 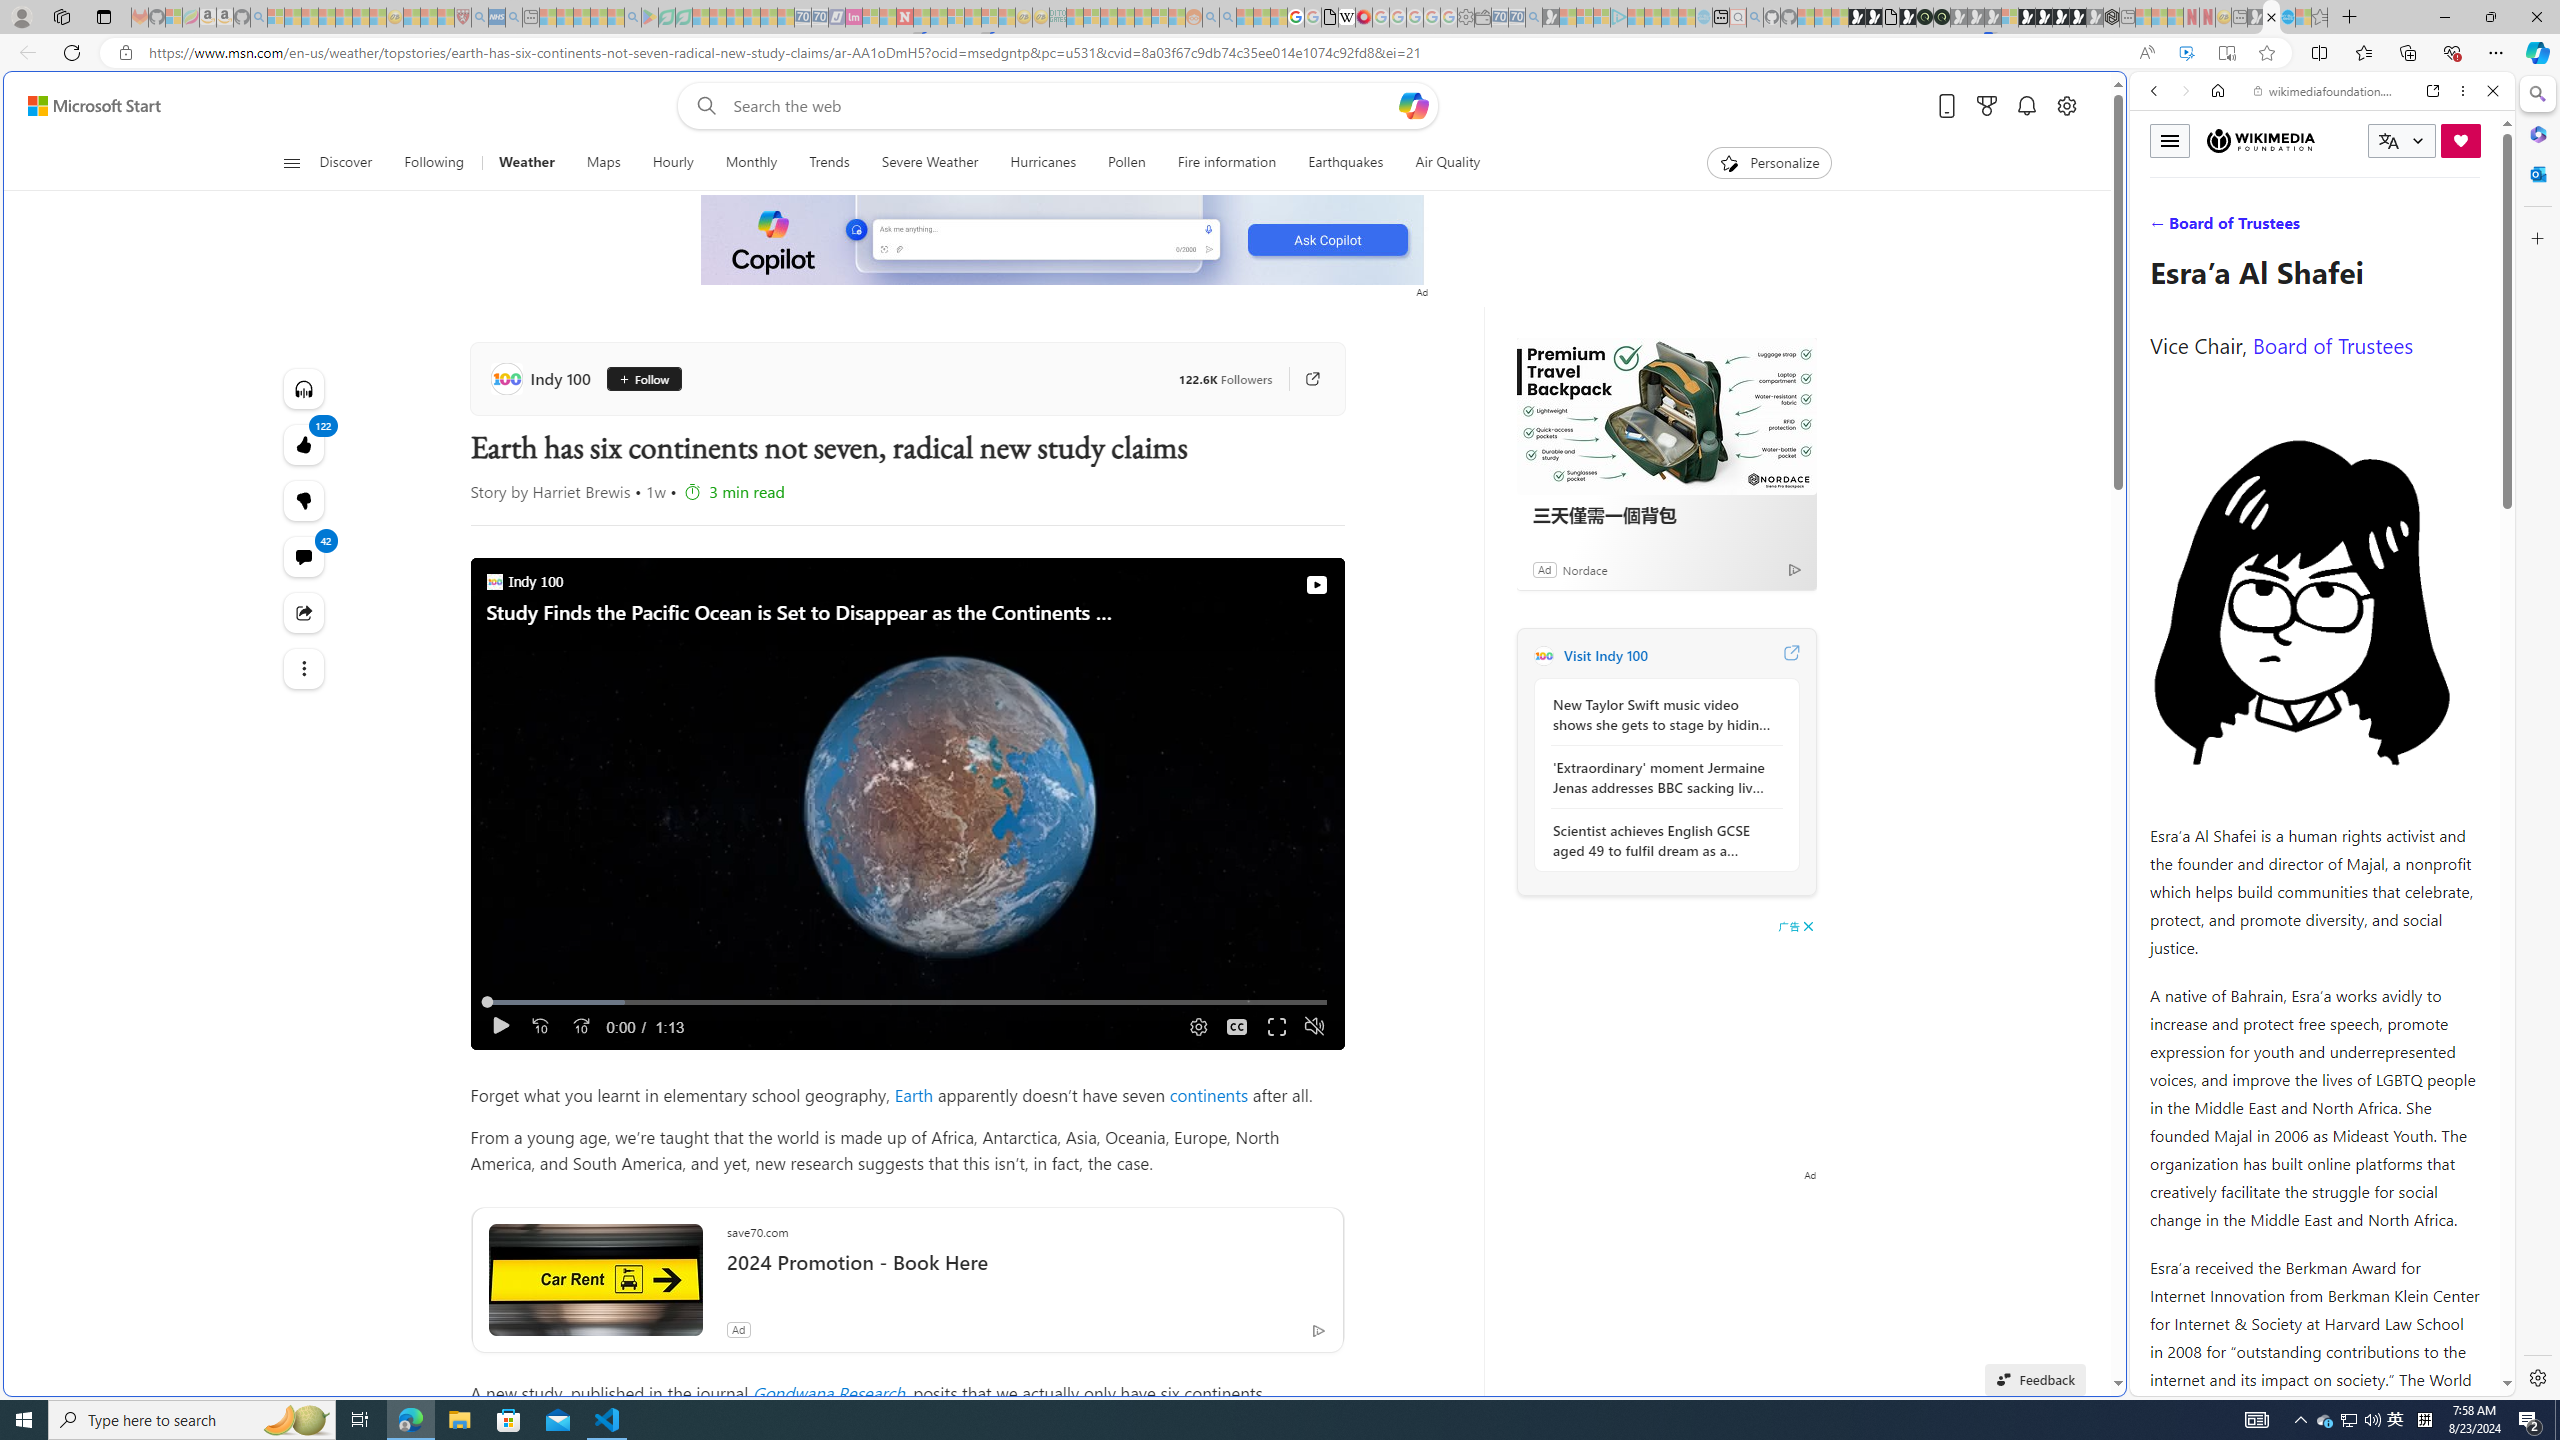 What do you see at coordinates (672, 162) in the screenshot?
I see `'Hourly'` at bounding box center [672, 162].